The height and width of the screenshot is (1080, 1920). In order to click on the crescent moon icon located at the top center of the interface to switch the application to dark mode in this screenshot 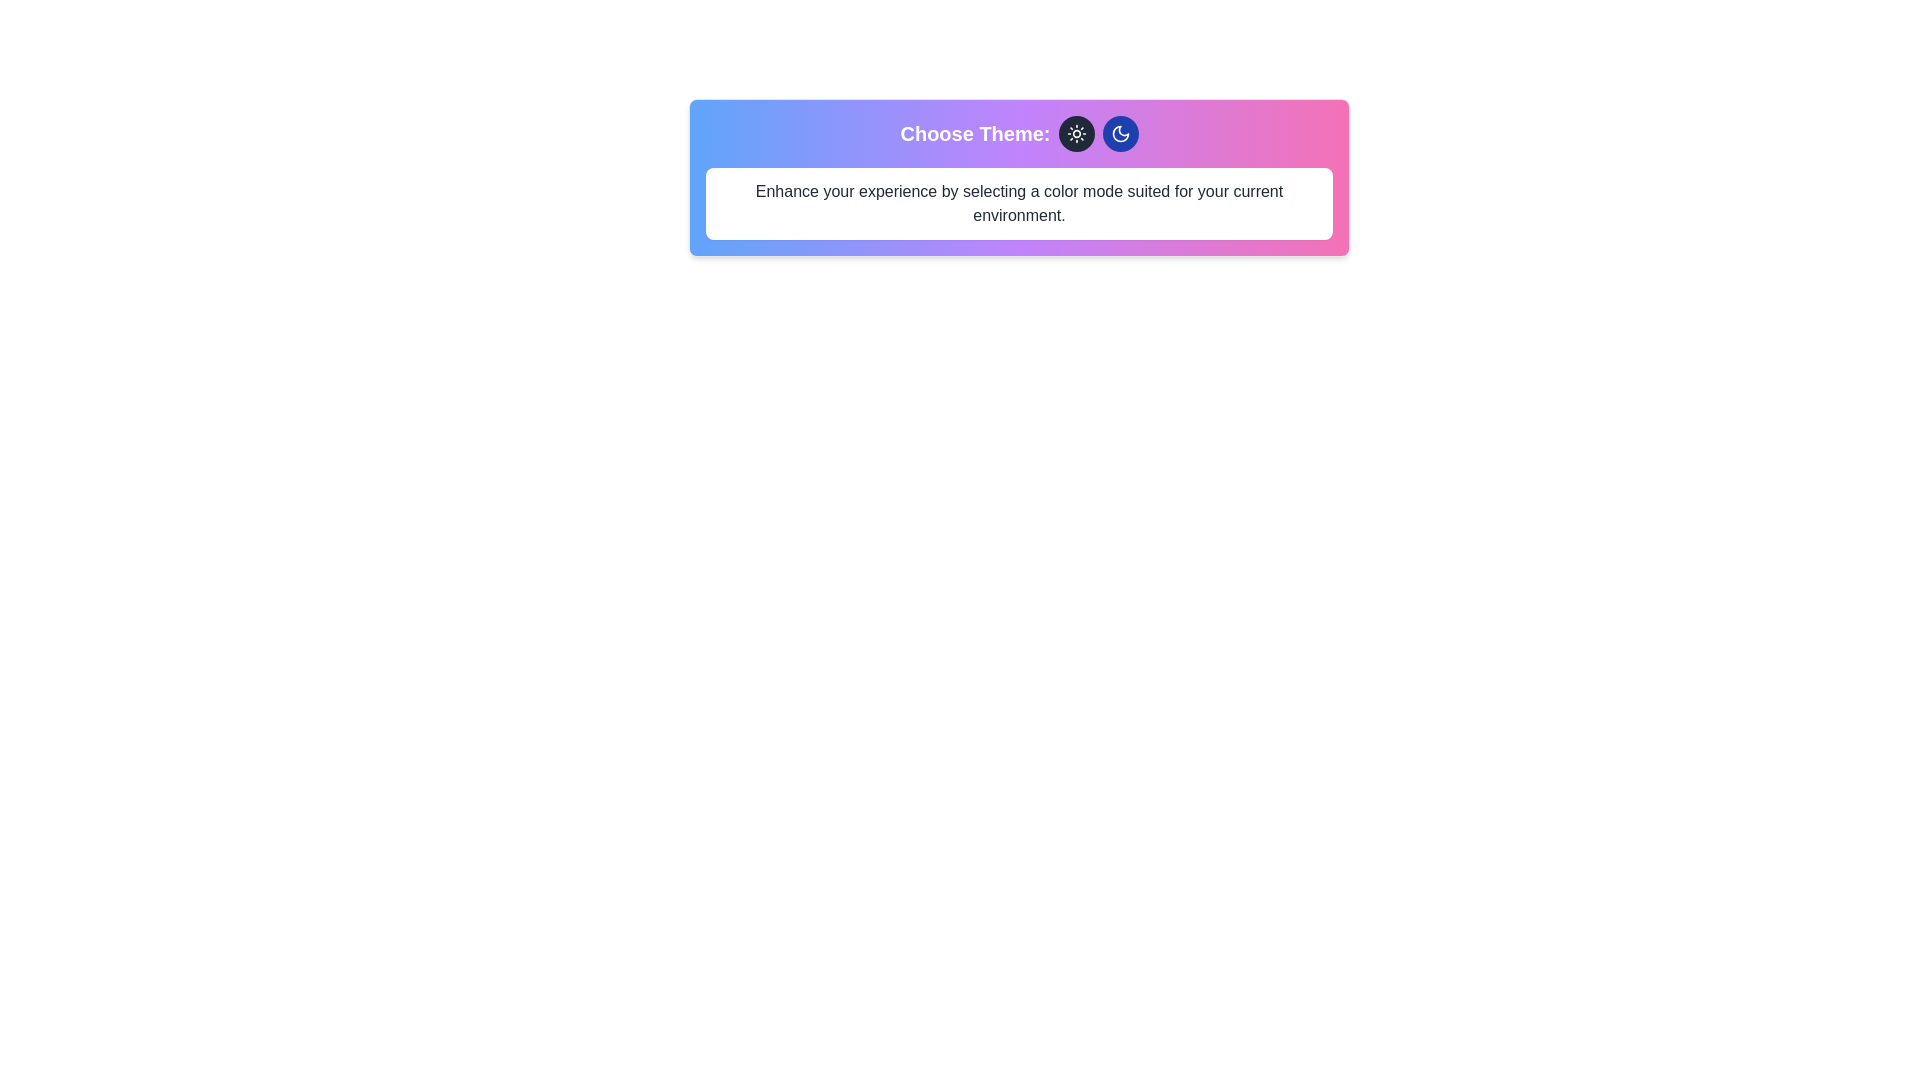, I will do `click(1120, 134)`.